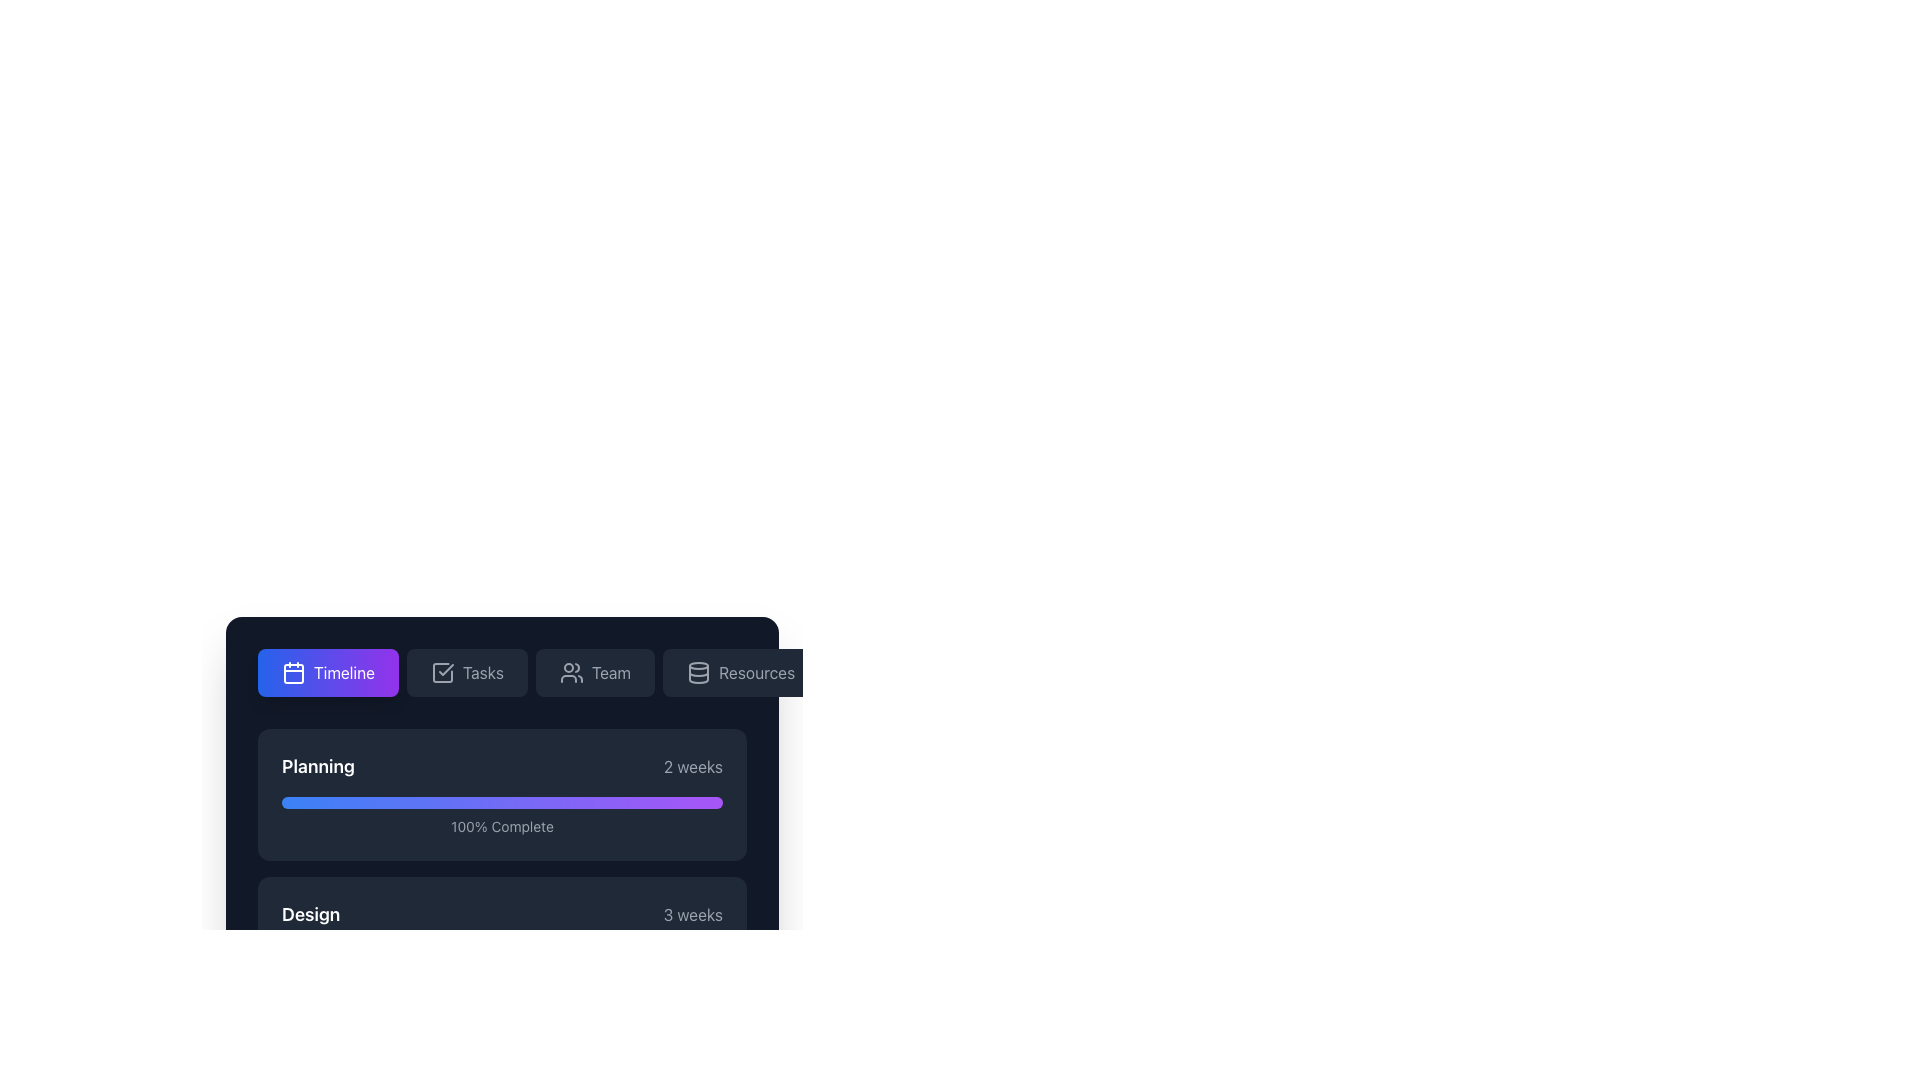 This screenshot has width=1920, height=1080. I want to click on the Card with the title 'Design' and the timeframe '3 weeks', which is the second card in a vertical list and has a progress bar filled to 75%, so click(502, 942).